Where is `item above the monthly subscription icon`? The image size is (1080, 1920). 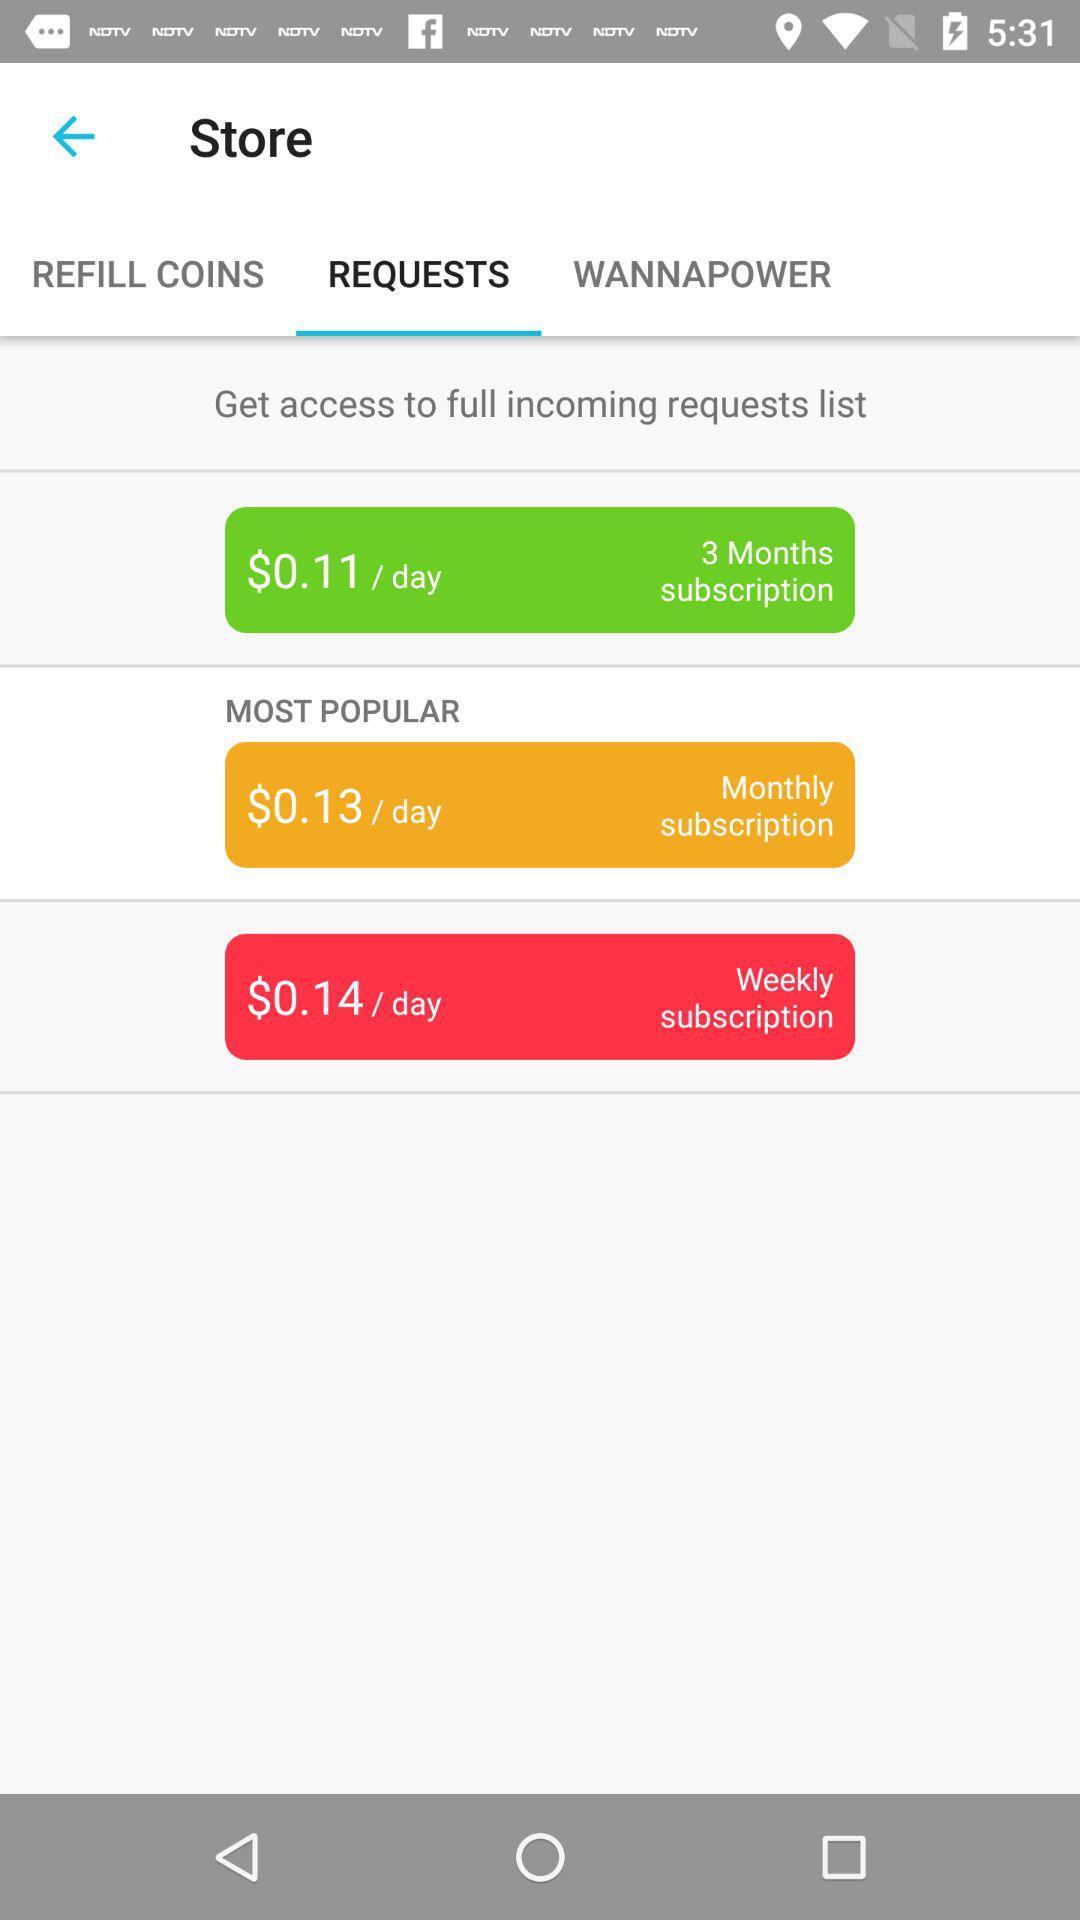
item above the monthly subscription icon is located at coordinates (540, 709).